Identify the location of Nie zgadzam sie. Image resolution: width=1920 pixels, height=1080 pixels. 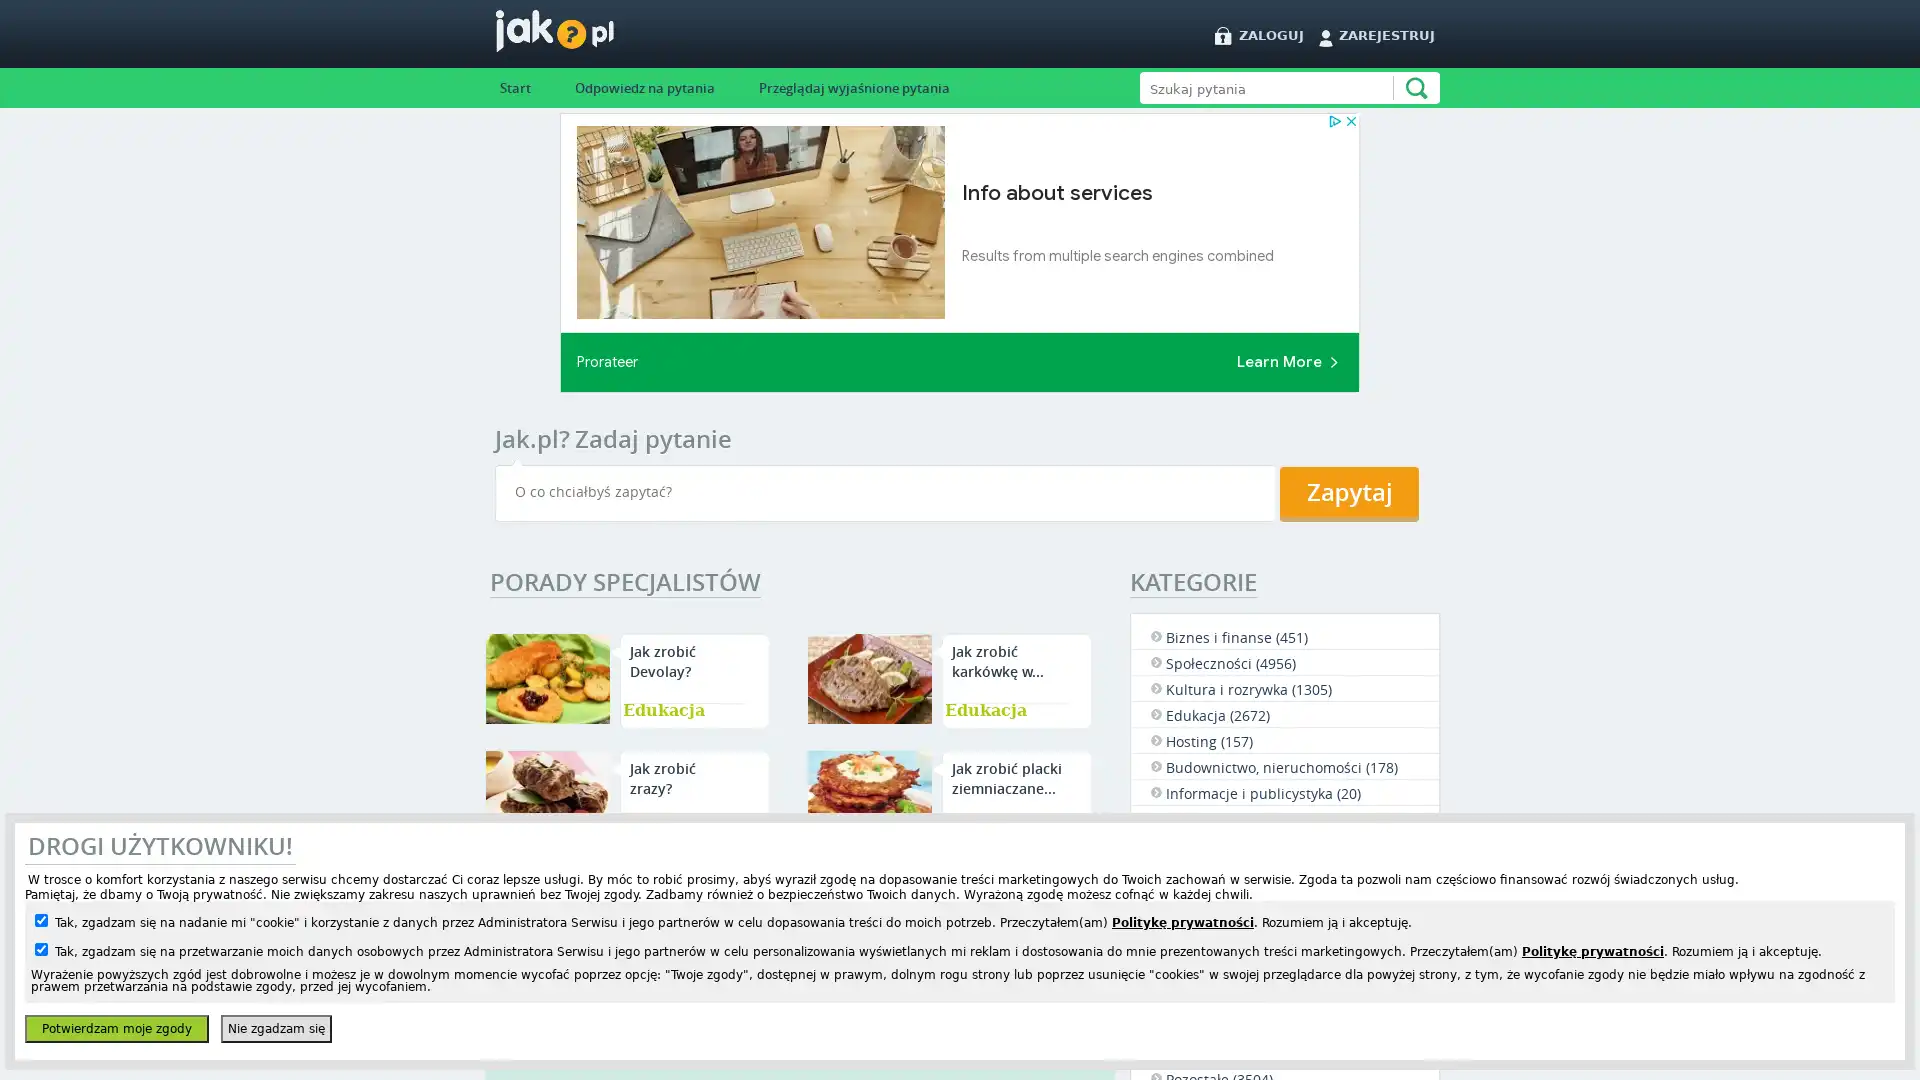
(275, 1029).